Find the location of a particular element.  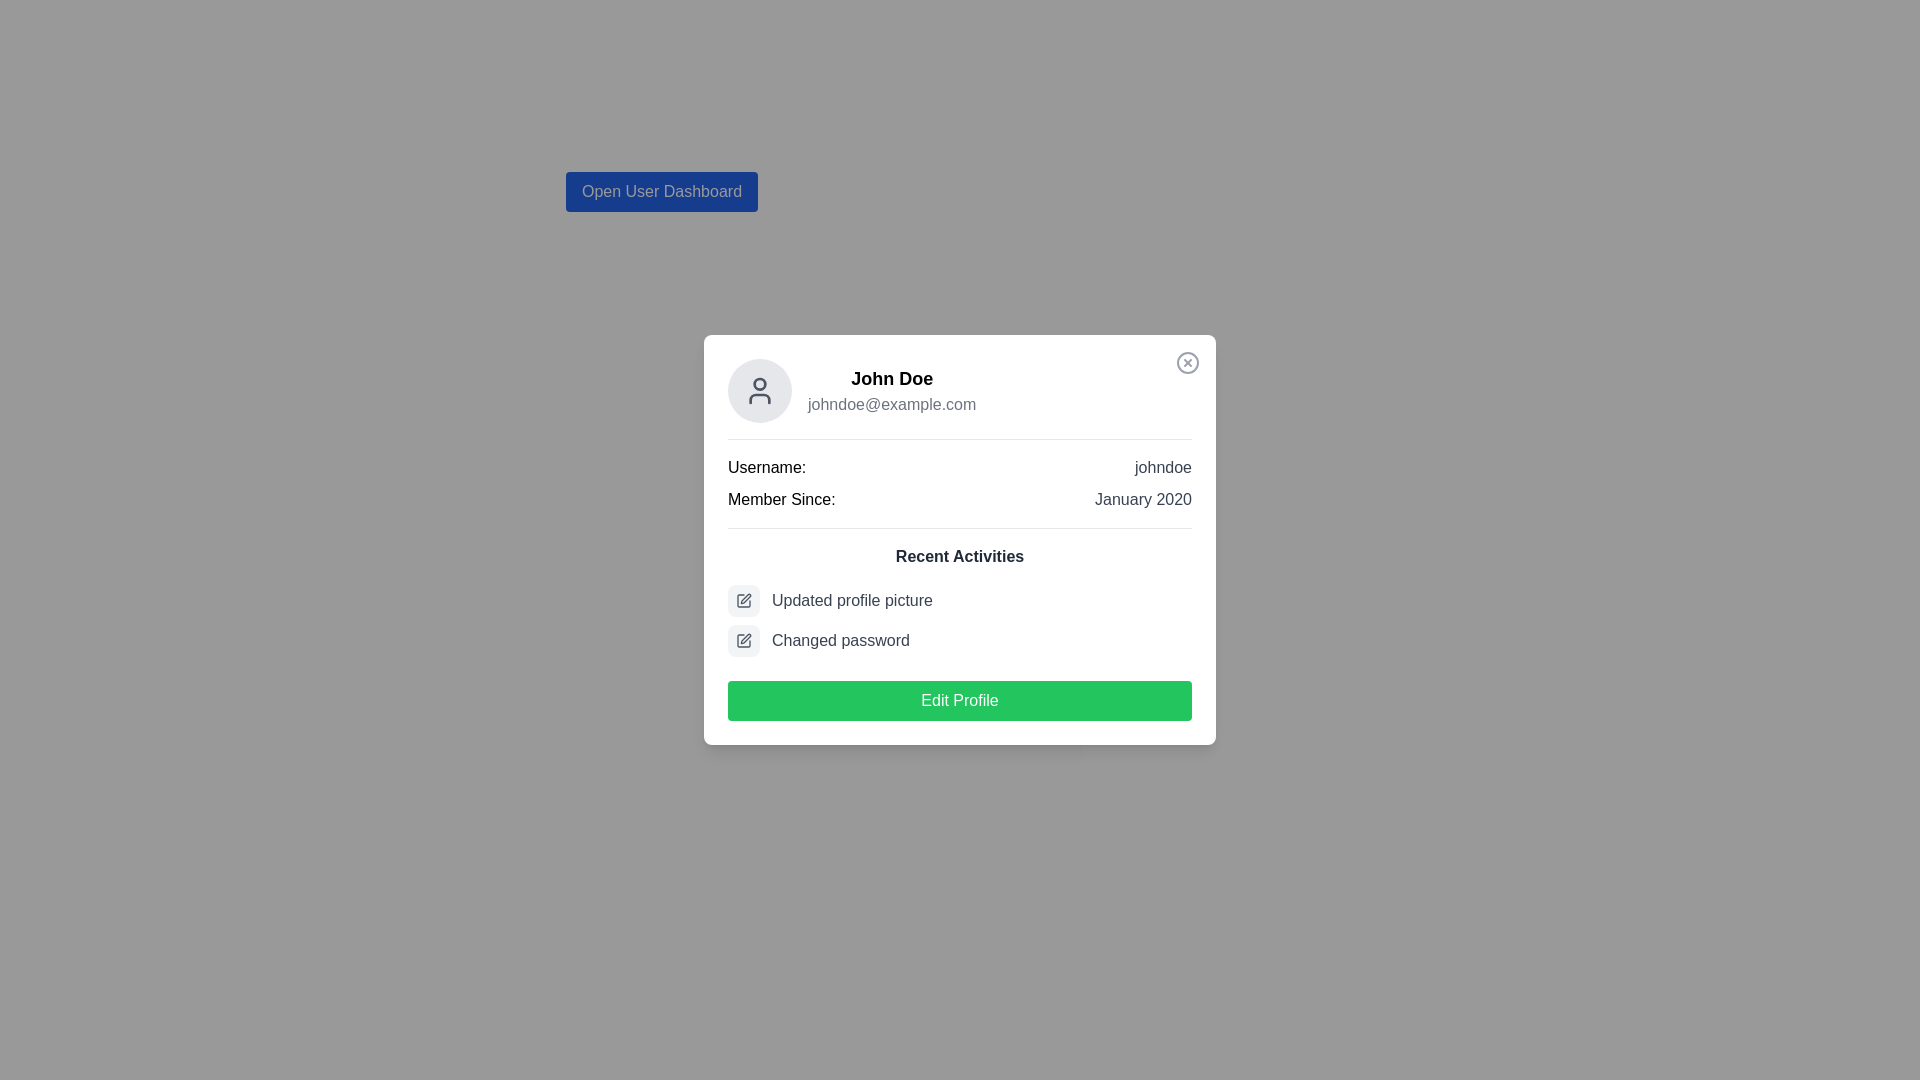

the composite text display element that shows the name 'John Doe' and the email 'johndoe@example.com', located in the top section of the user profile card is located at coordinates (891, 390).